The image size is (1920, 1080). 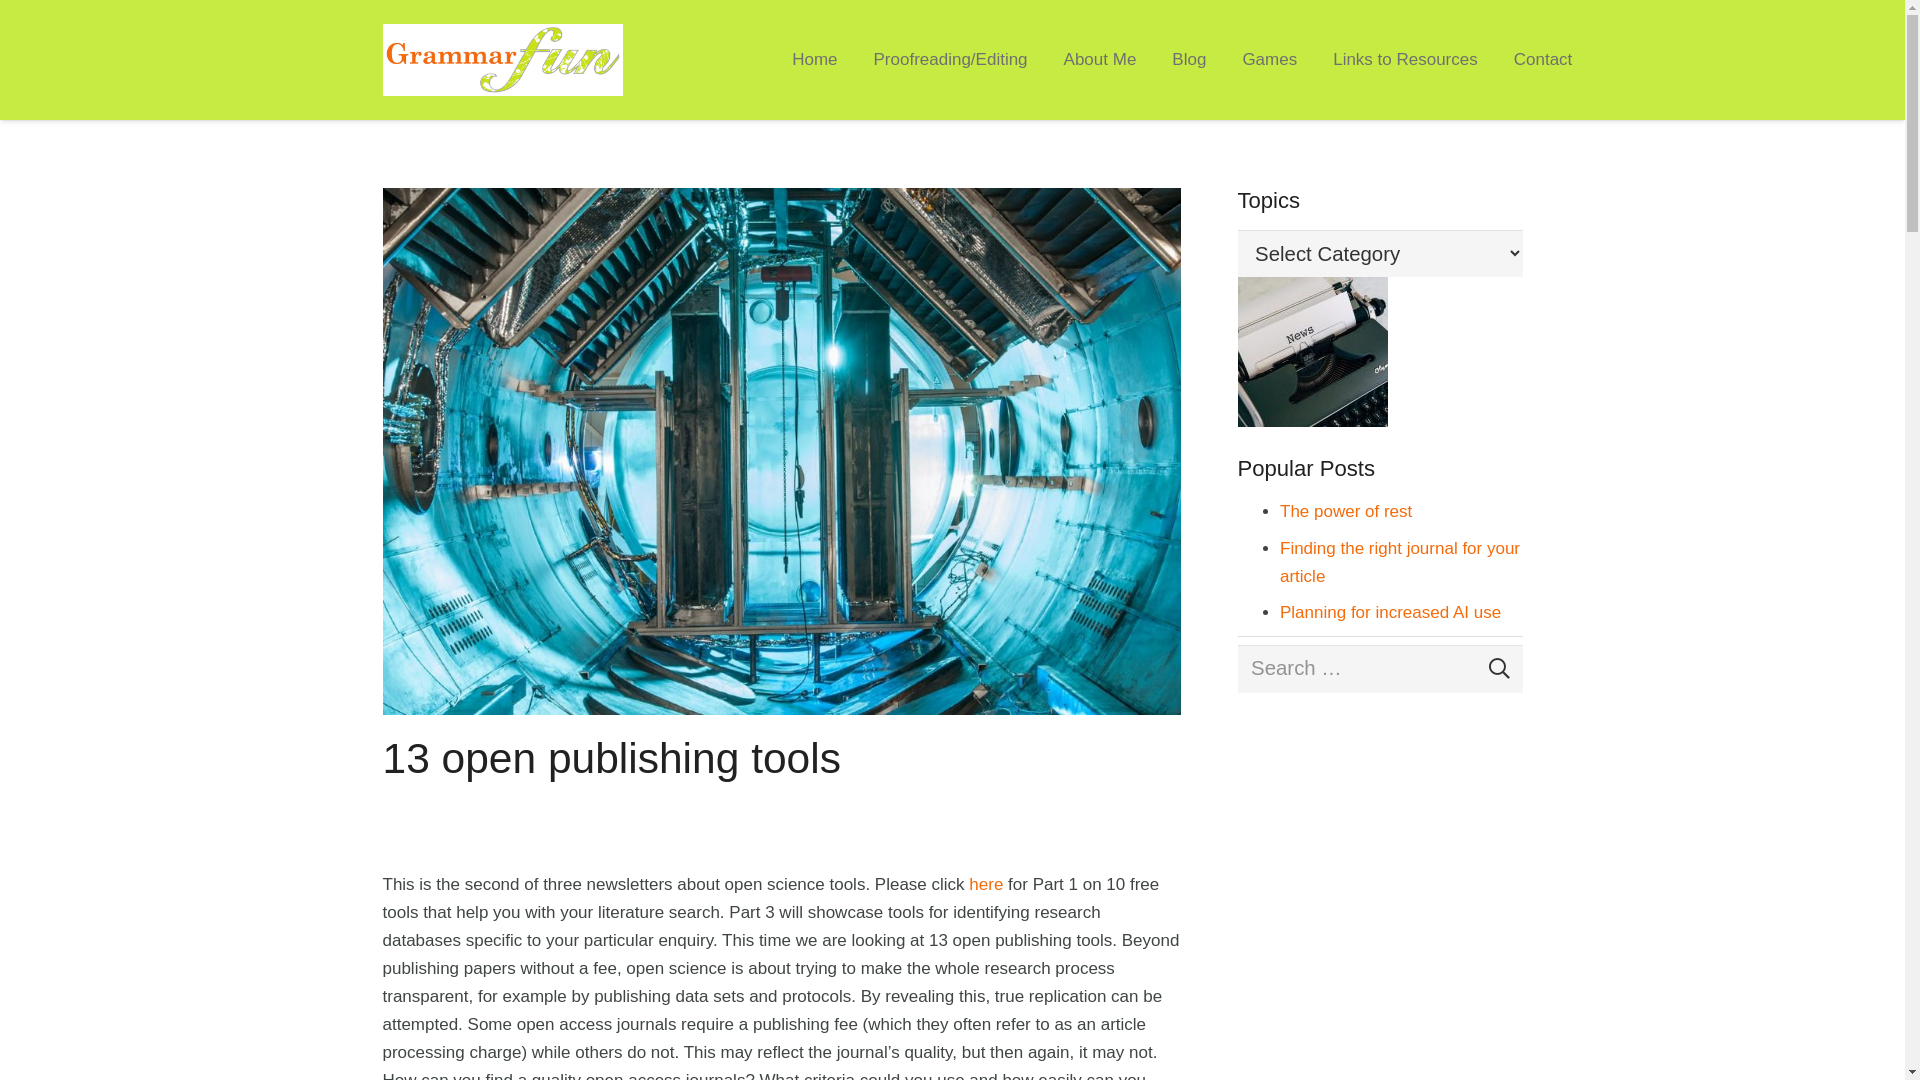 What do you see at coordinates (1268, 59) in the screenshot?
I see `'Games'` at bounding box center [1268, 59].